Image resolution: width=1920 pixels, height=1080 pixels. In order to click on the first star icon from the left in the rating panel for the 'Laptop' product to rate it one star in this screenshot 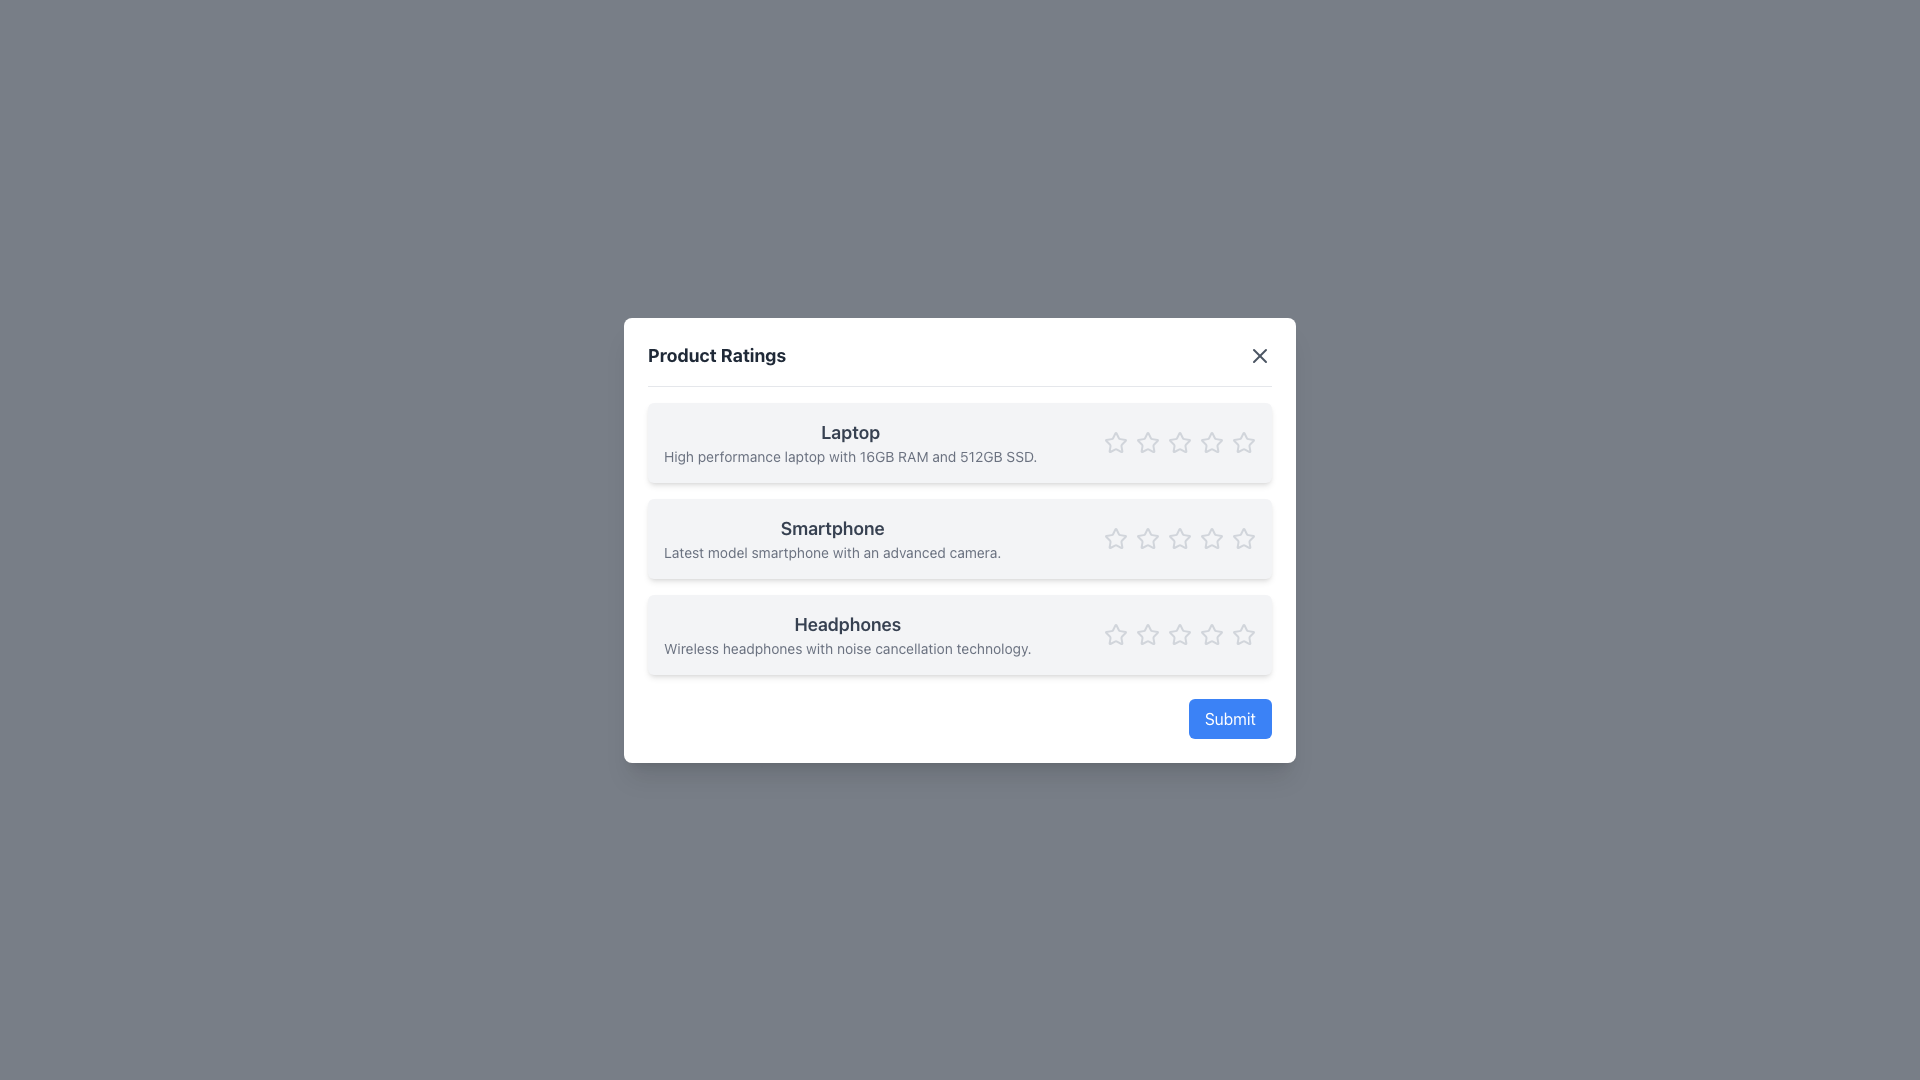, I will do `click(1115, 441)`.